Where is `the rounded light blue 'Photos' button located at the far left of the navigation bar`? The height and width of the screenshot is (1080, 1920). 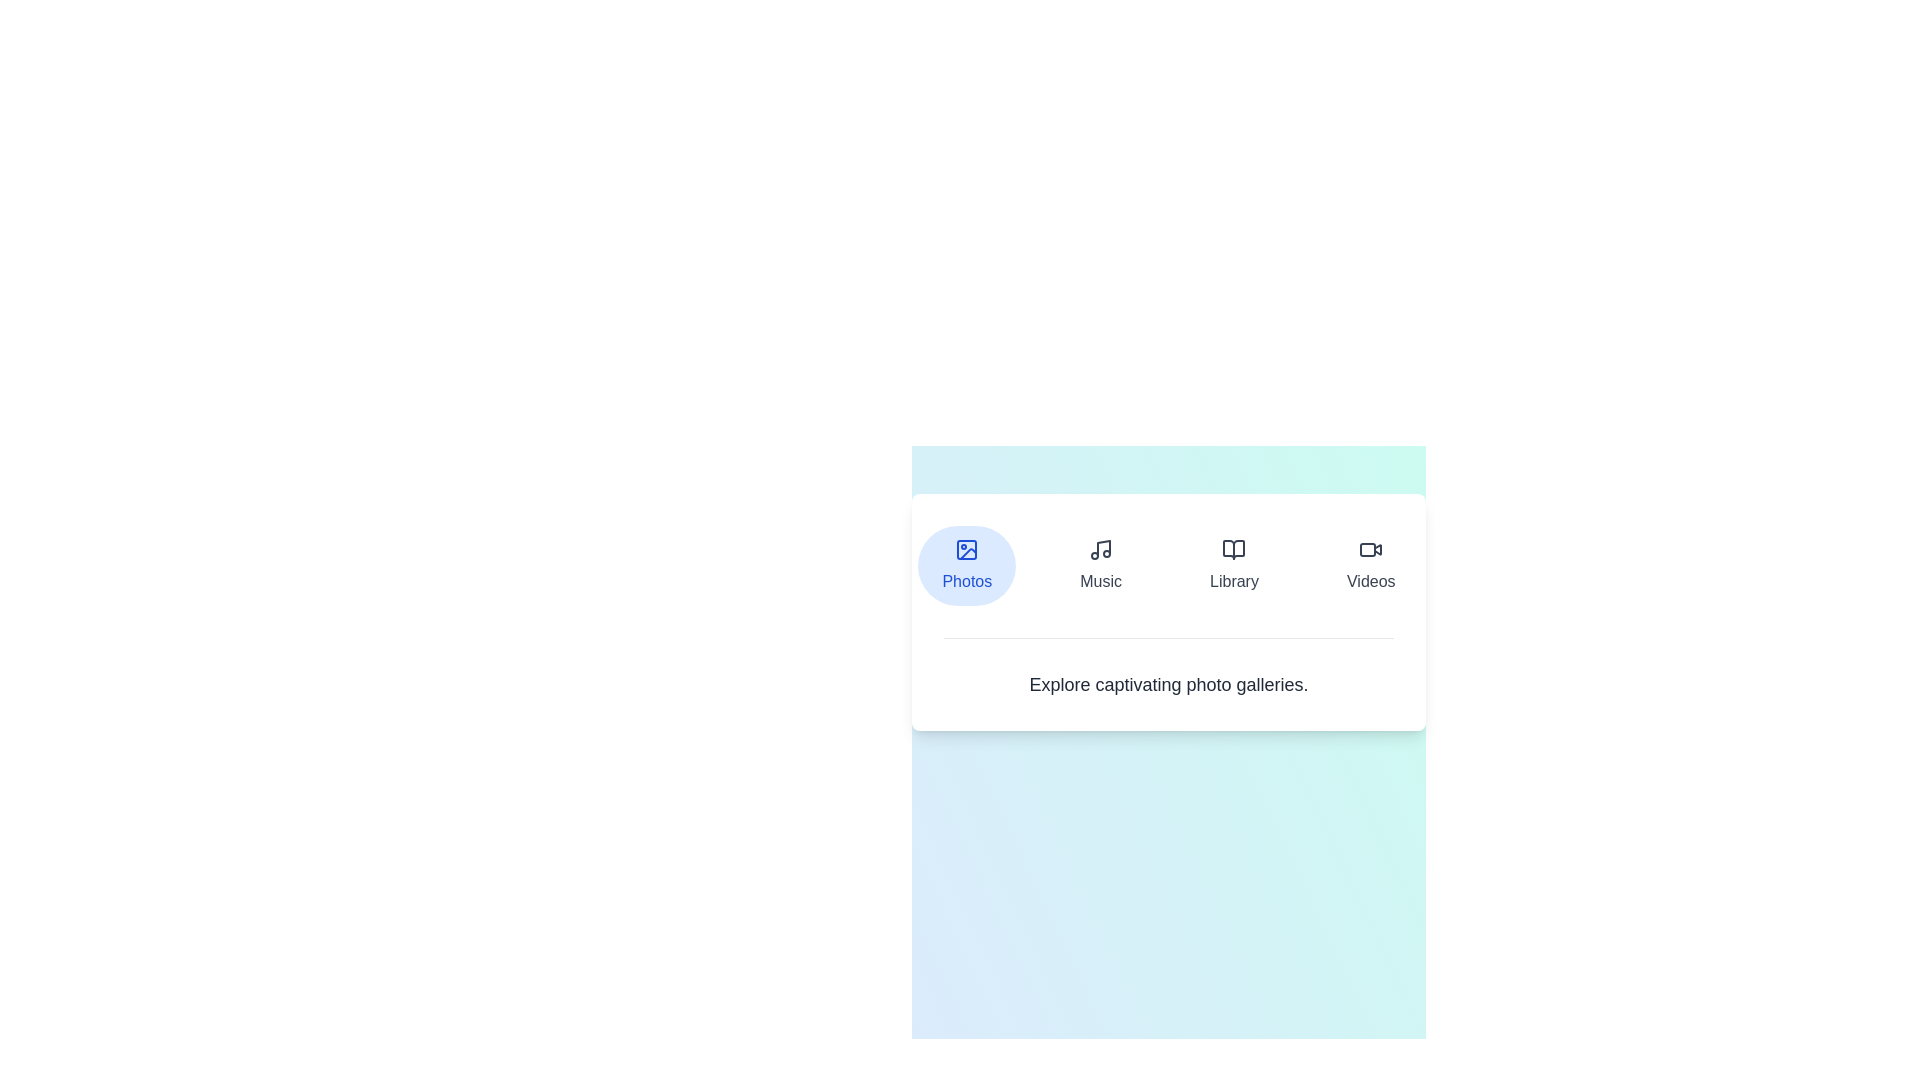 the rounded light blue 'Photos' button located at the far left of the navigation bar is located at coordinates (967, 566).